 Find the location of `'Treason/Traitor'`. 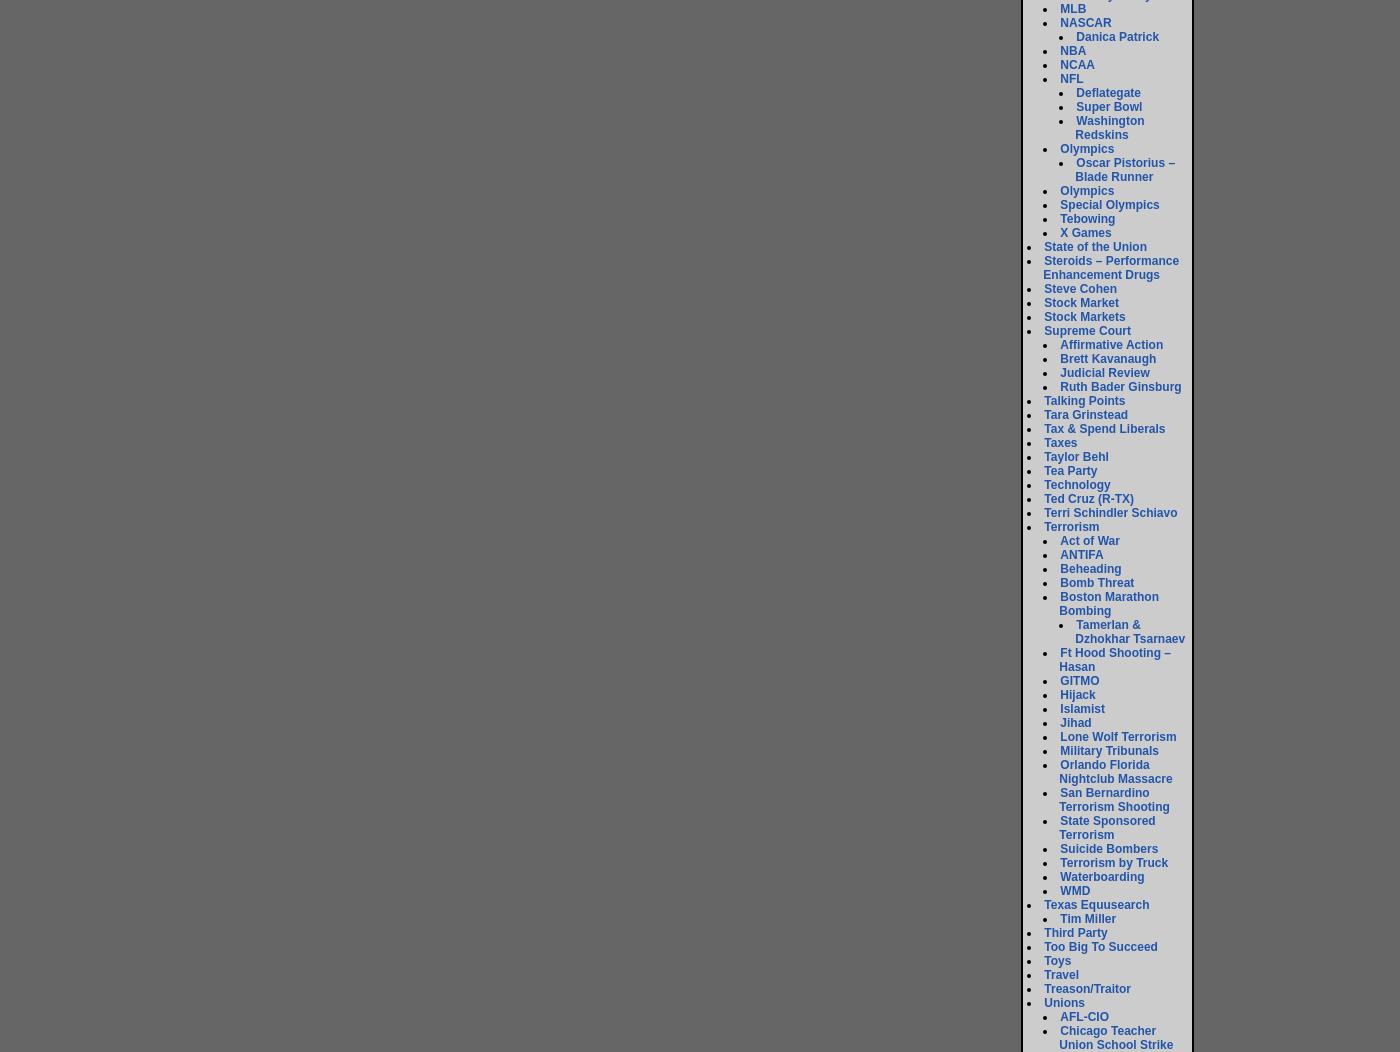

'Treason/Traitor' is located at coordinates (1087, 988).